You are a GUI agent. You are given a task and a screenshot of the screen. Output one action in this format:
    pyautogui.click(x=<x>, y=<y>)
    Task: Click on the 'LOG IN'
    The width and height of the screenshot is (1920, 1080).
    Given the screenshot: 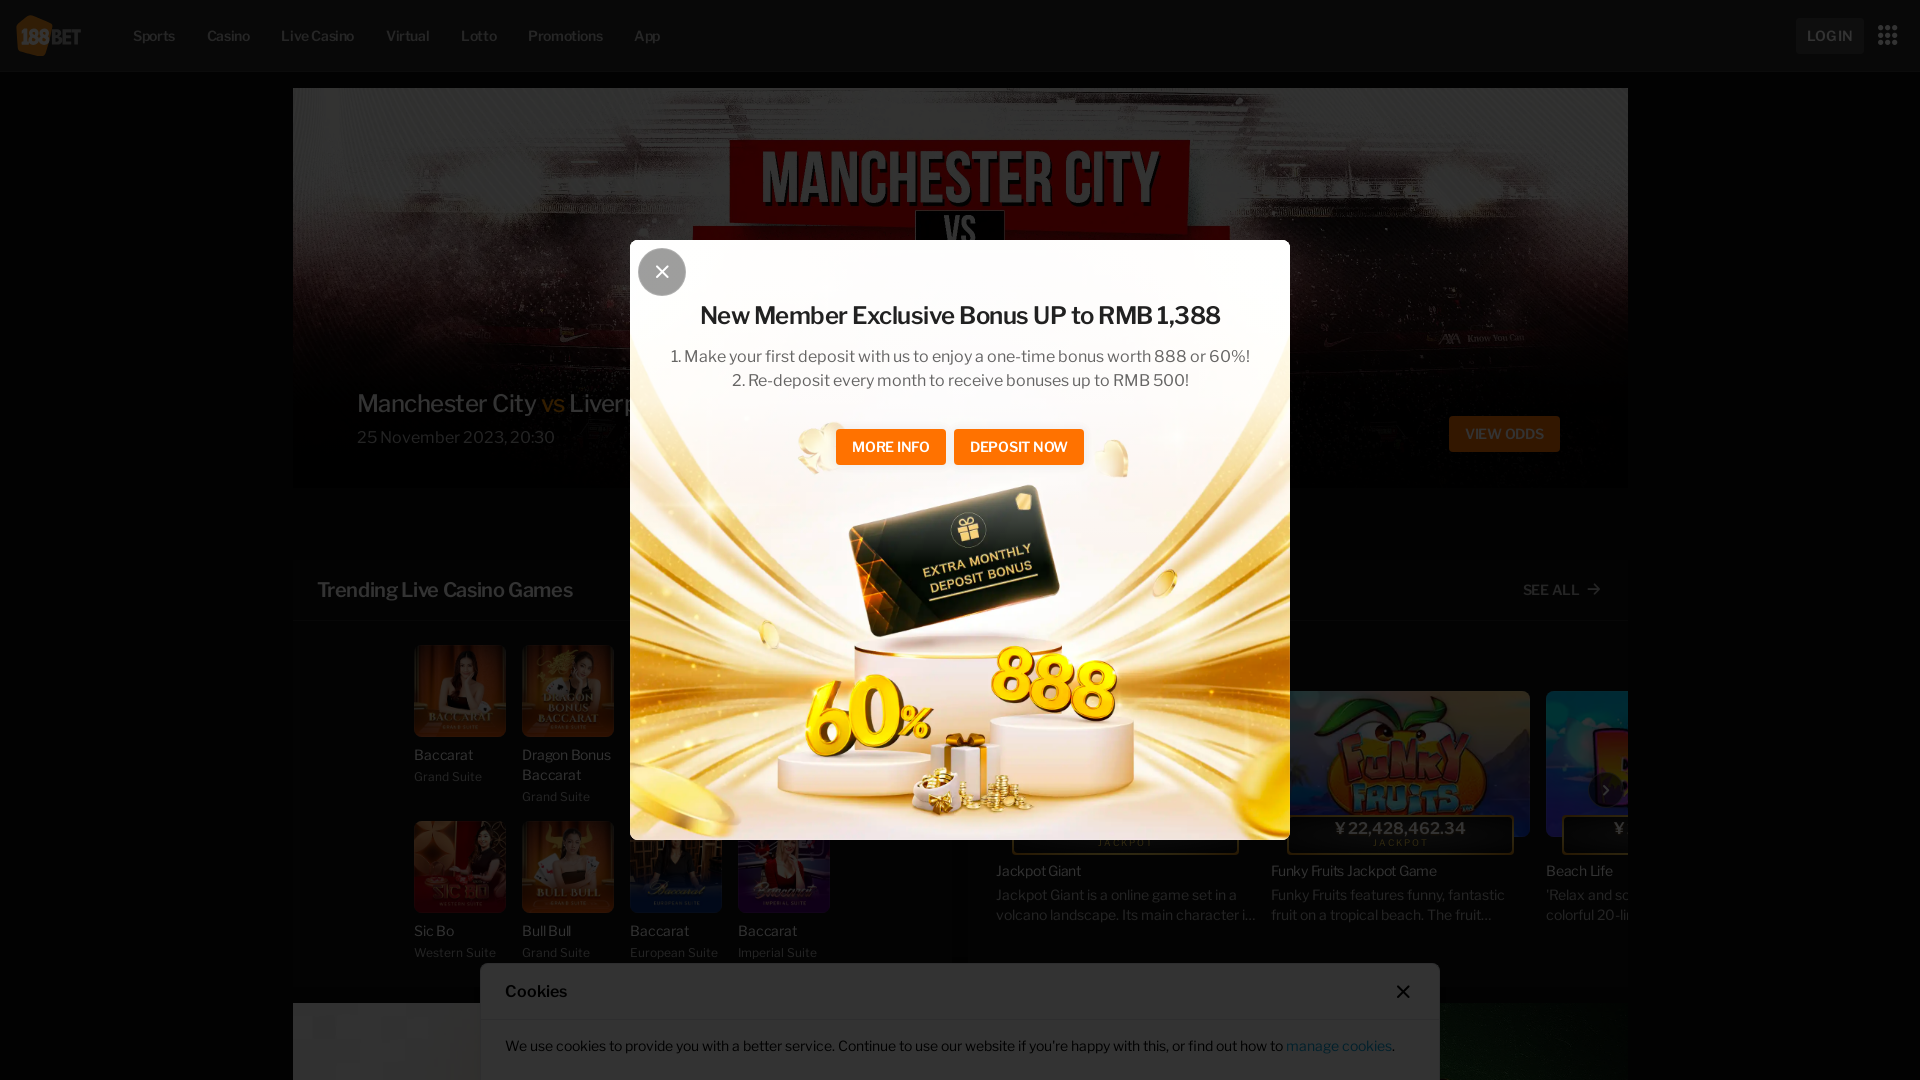 What is the action you would take?
    pyautogui.click(x=1795, y=35)
    